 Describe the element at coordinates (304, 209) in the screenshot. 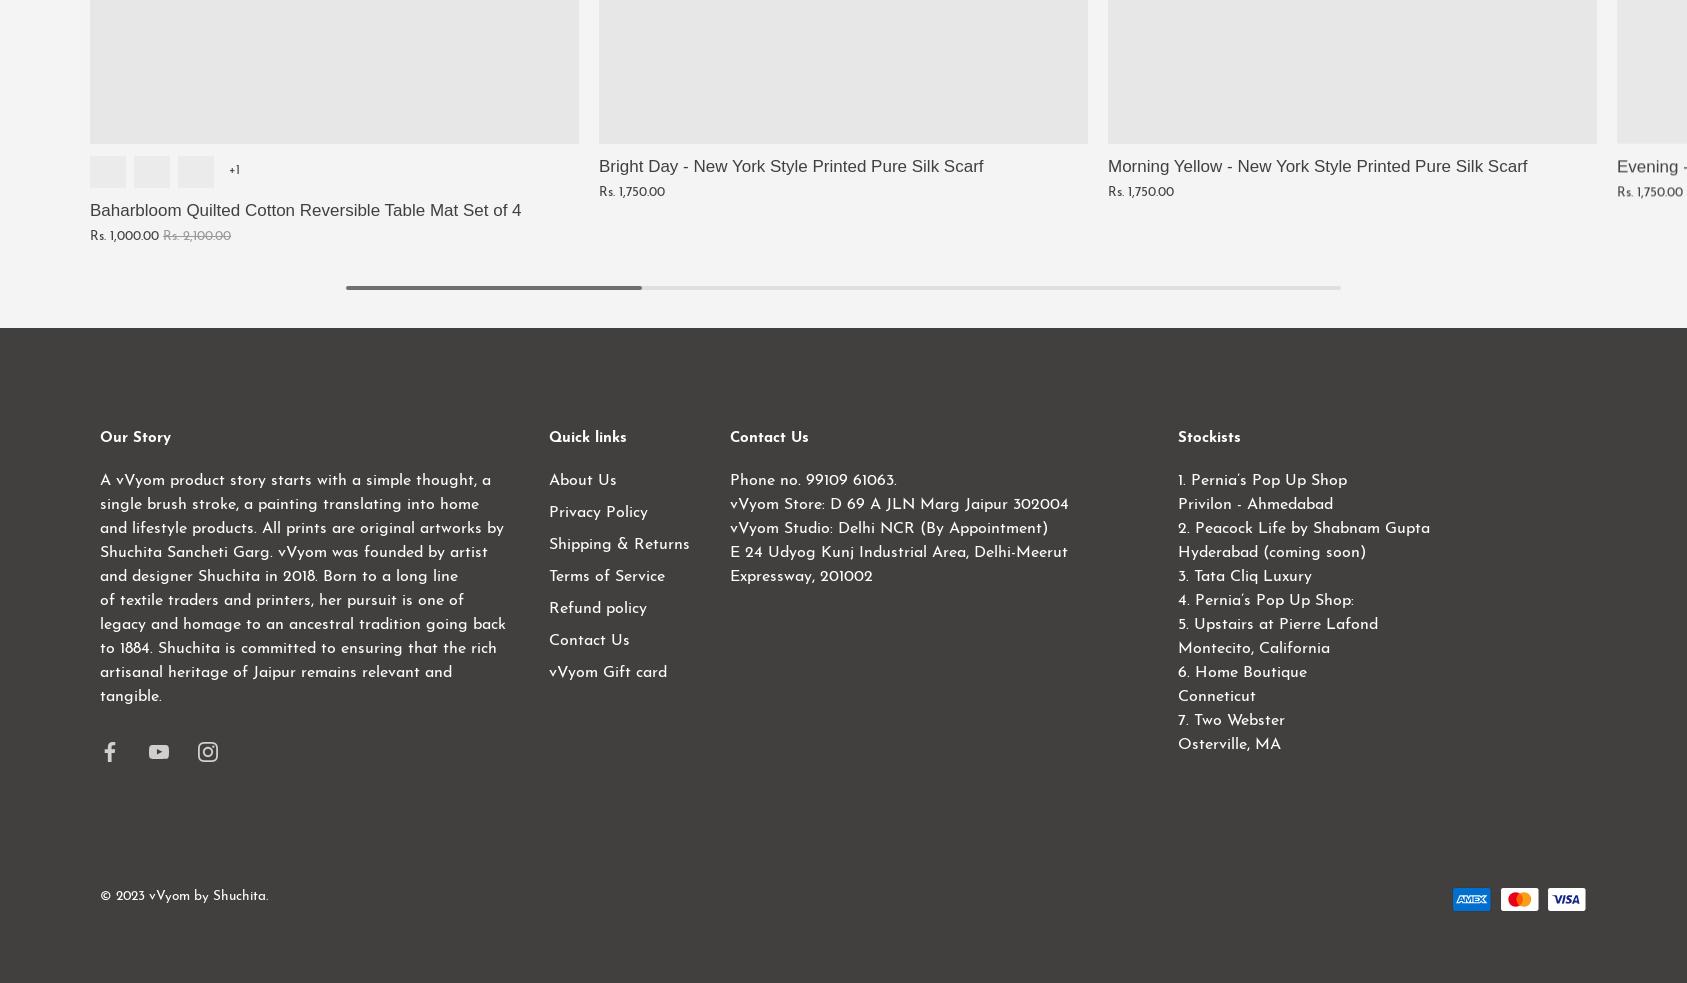

I see `'Baharbloom Quilted Cotton Reversible Table Mat Set of 4'` at that location.